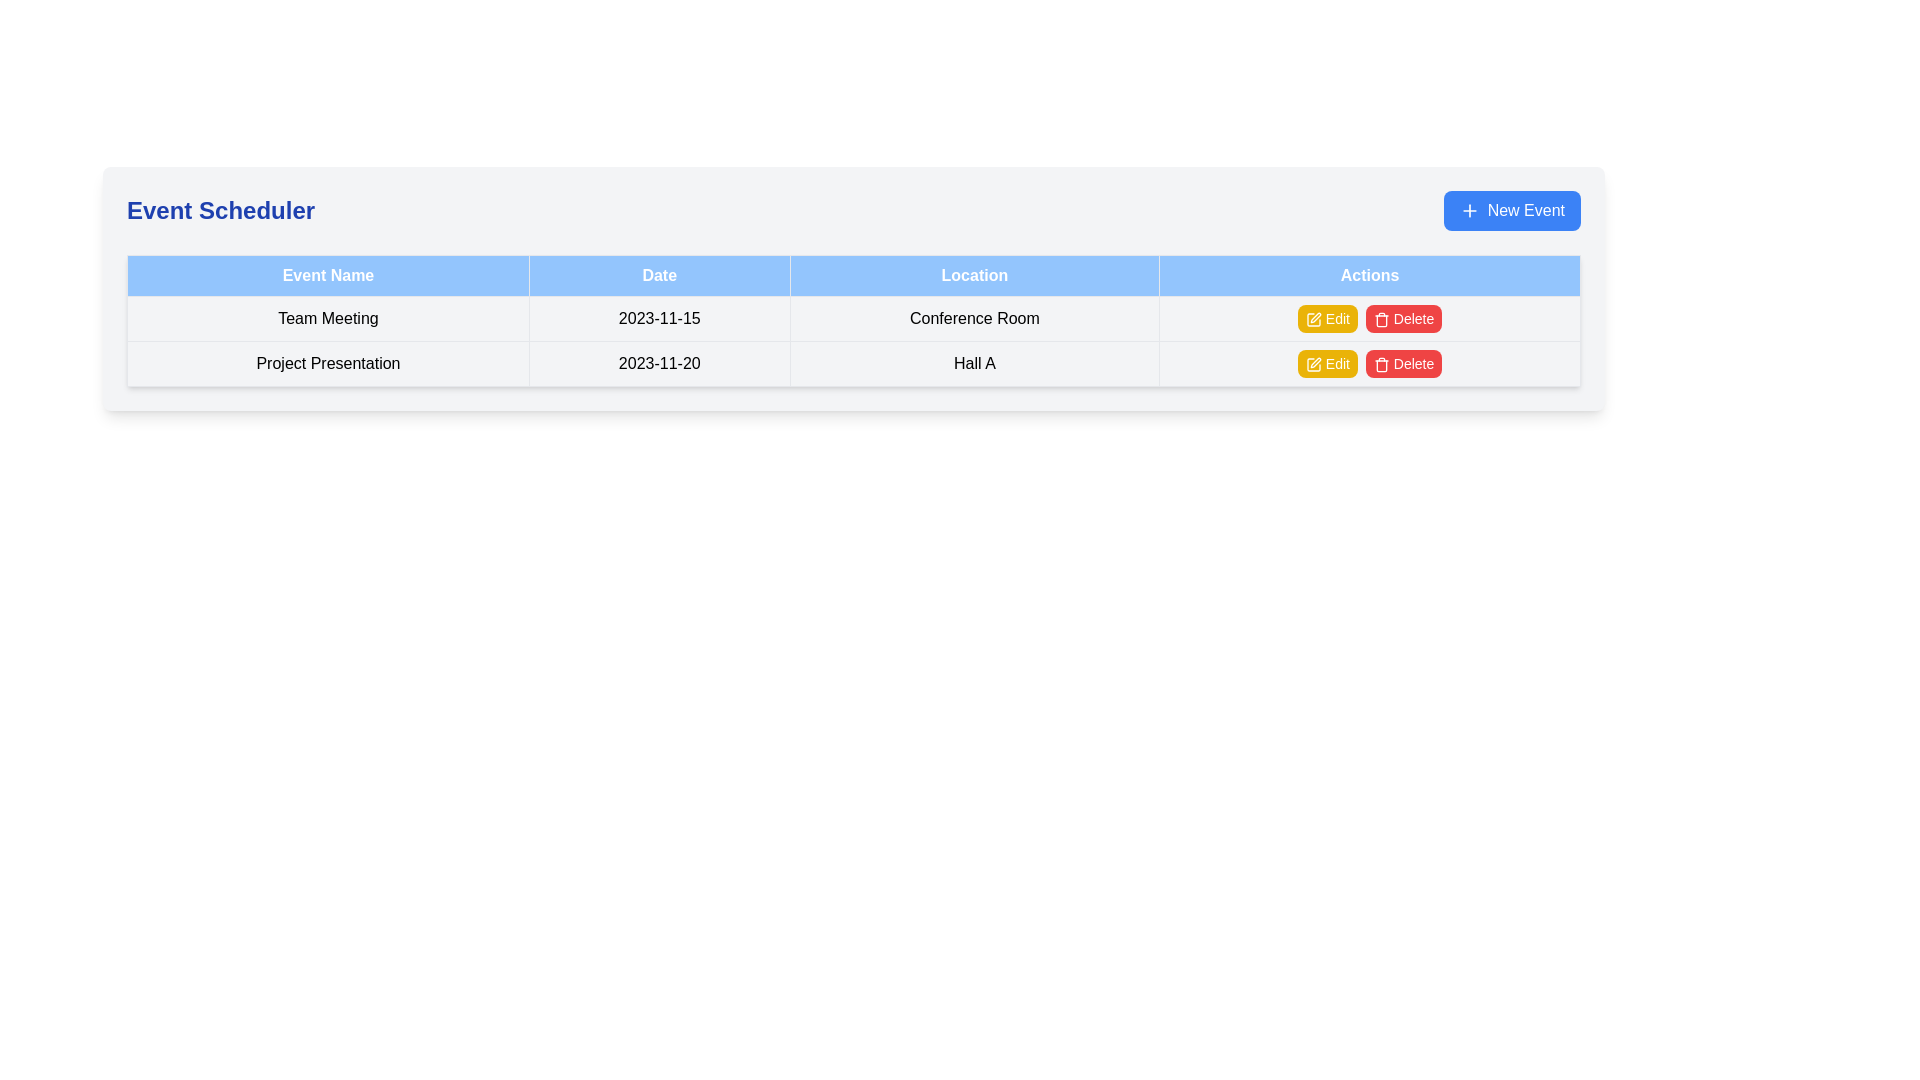  I want to click on the central bin-body component of the trash bin icon within the 'Delete' button in the 'Actions' column of the second table row for the event 'Project Presentation', so click(1381, 366).